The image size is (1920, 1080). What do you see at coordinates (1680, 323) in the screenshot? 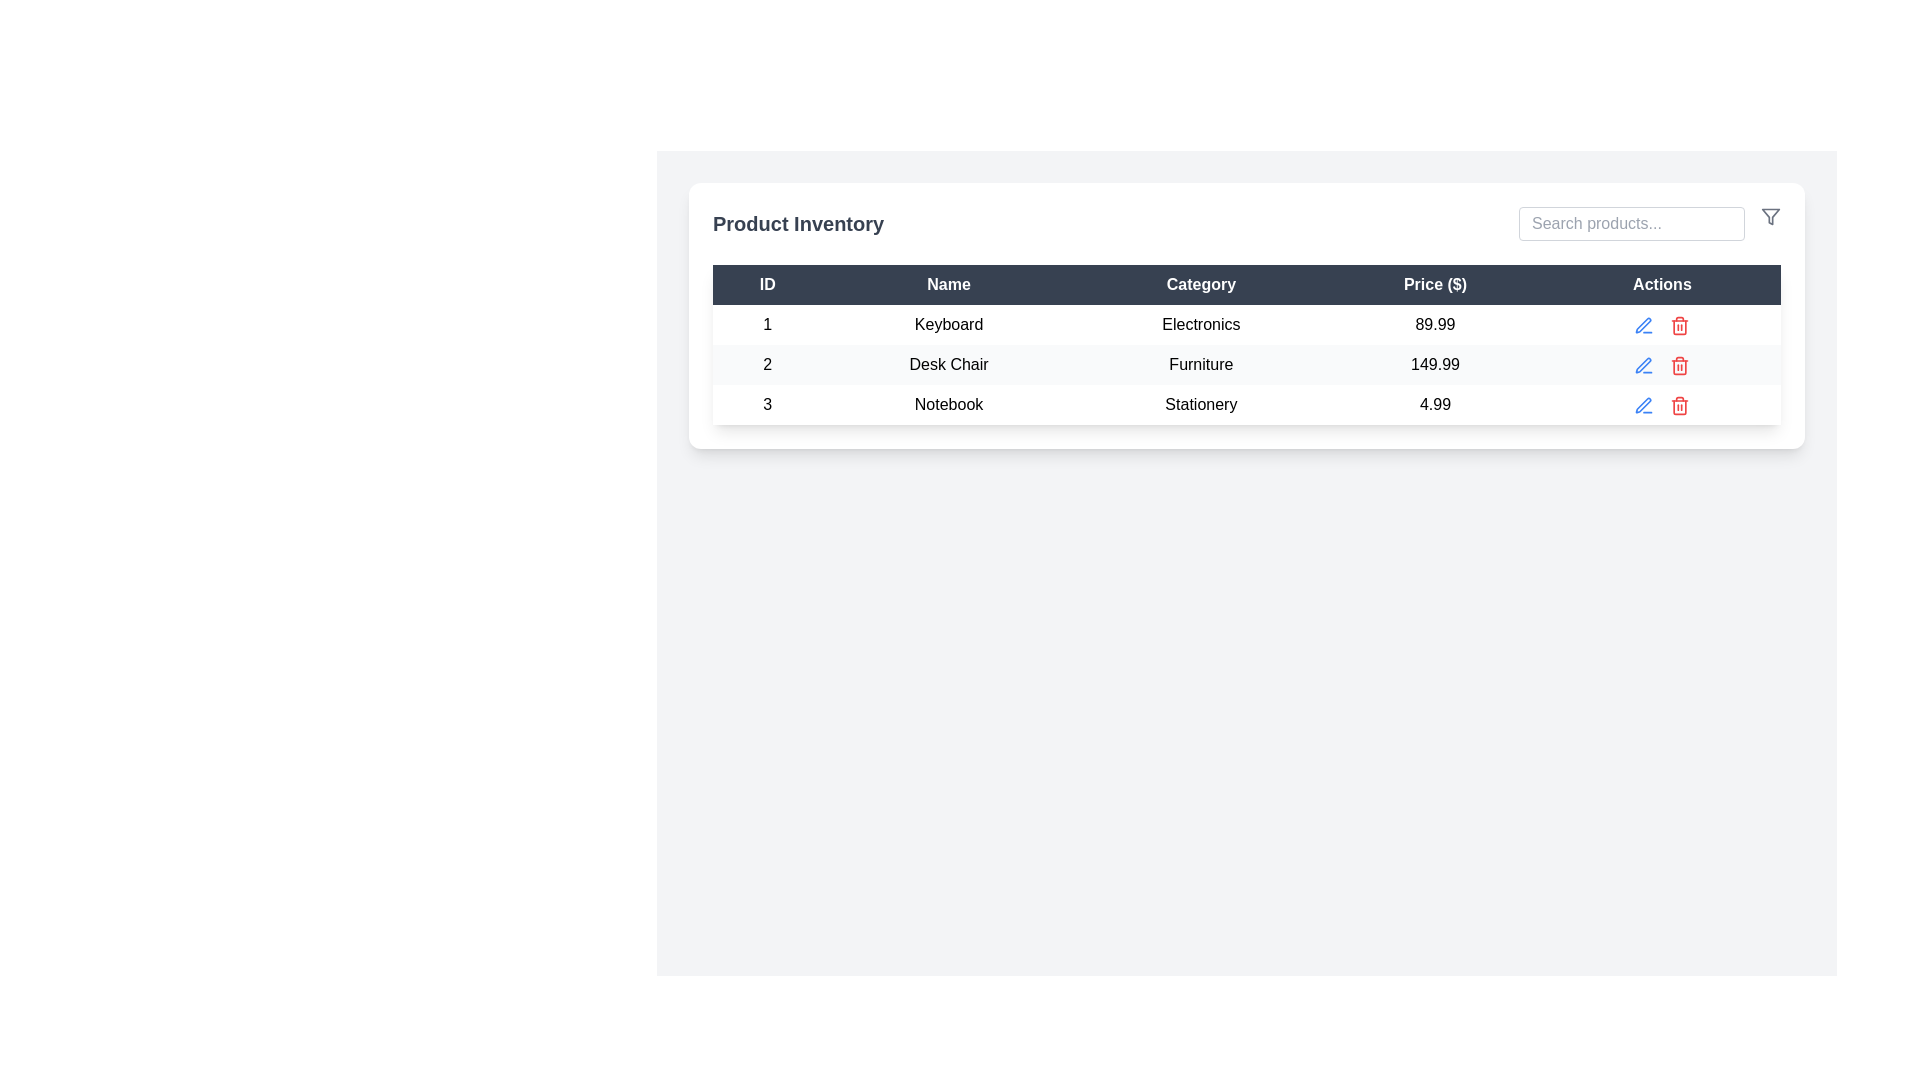
I see `the delete icon button located in the 'Actions' column of the first row in the 'Product Inventory' table` at bounding box center [1680, 323].